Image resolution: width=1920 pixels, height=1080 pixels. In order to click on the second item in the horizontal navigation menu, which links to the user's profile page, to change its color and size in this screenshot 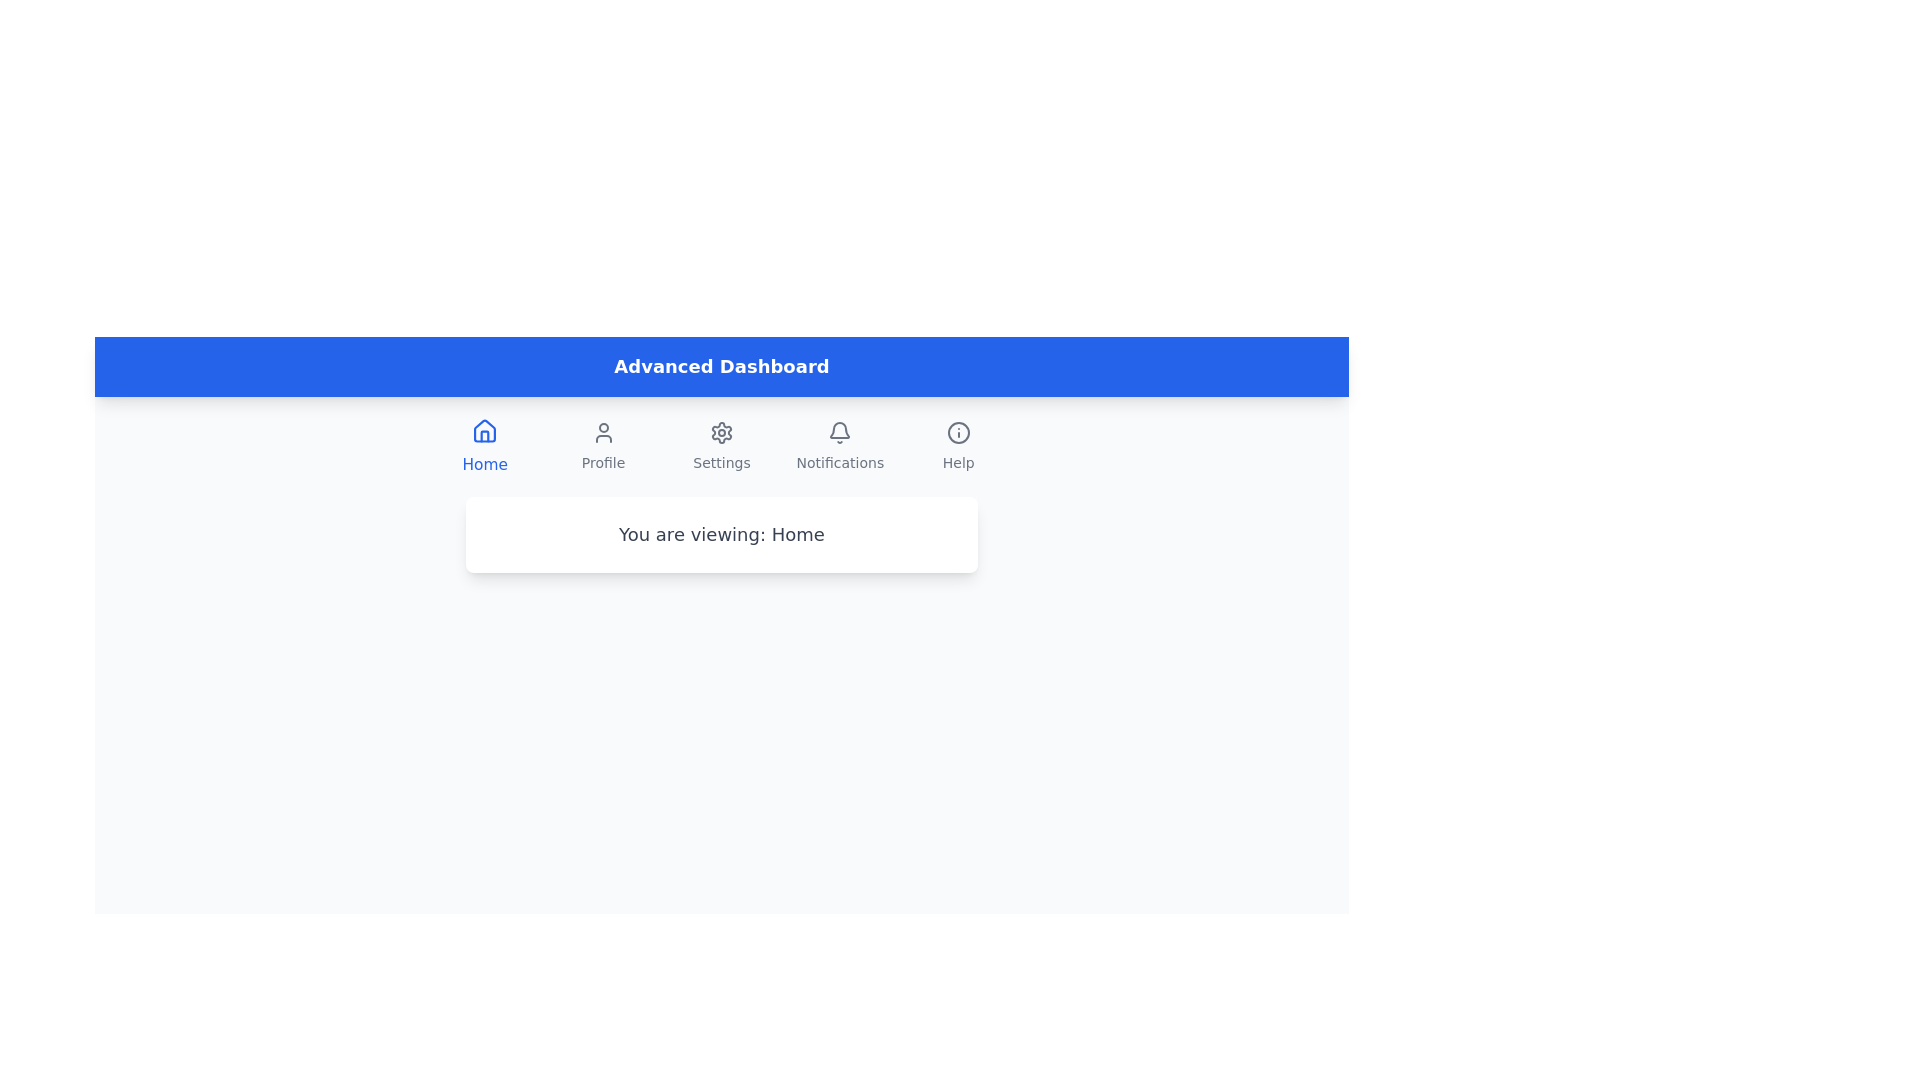, I will do `click(602, 446)`.